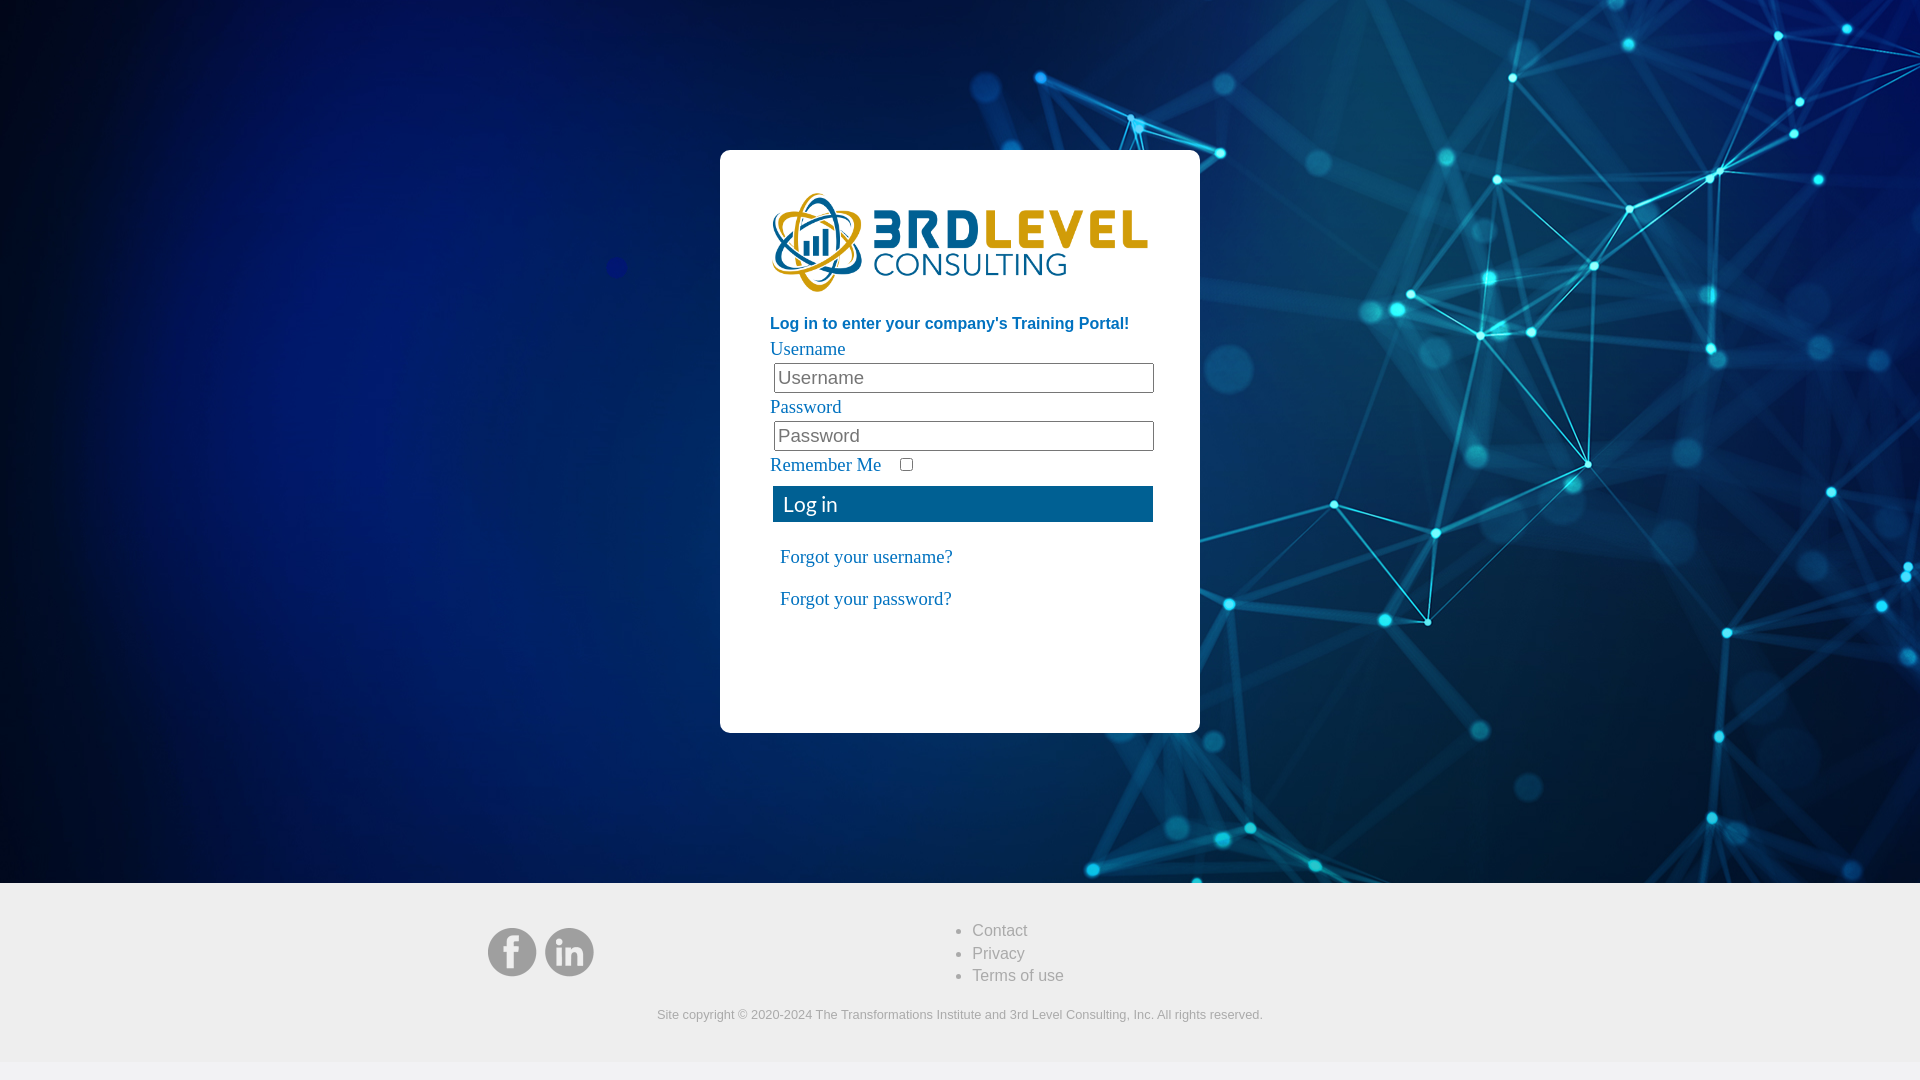 Image resolution: width=1920 pixels, height=1080 pixels. I want to click on '3rd Level Consulting', so click(1067, 1014).